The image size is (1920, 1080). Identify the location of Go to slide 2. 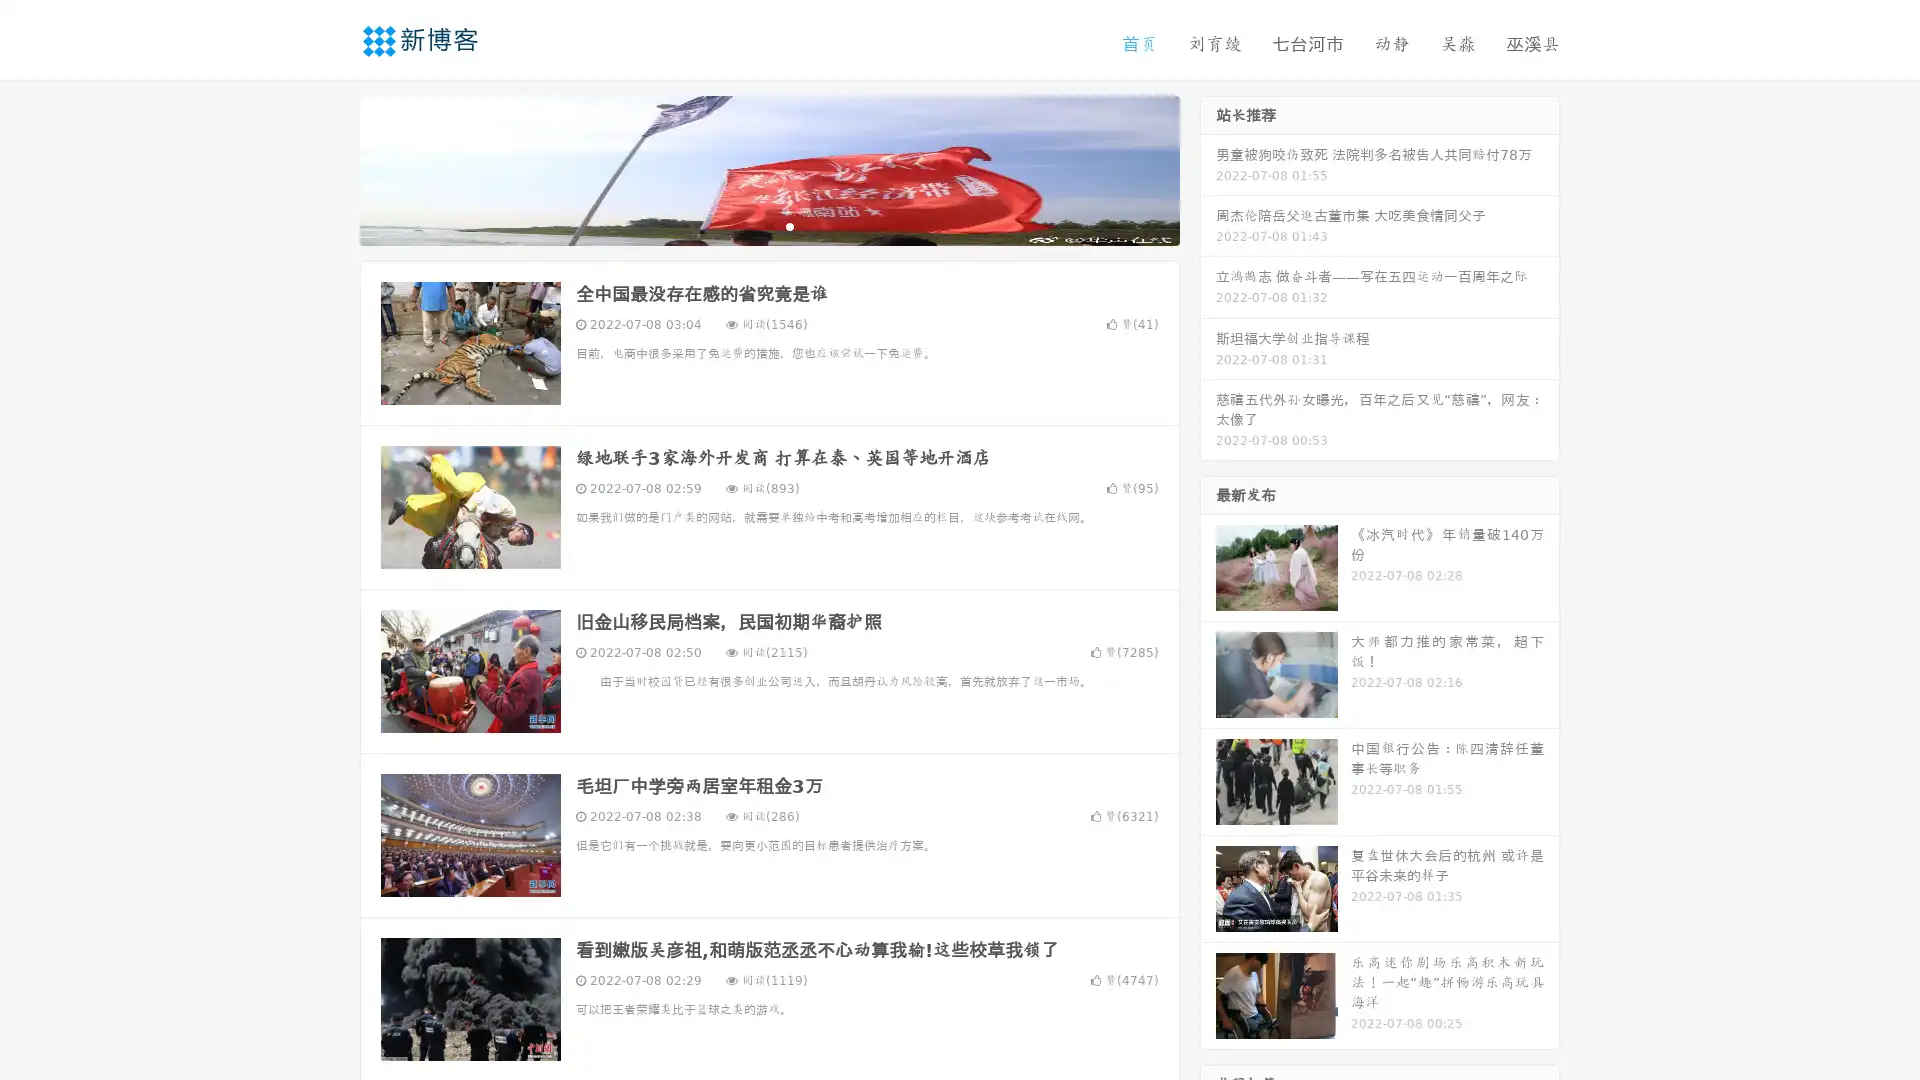
(768, 225).